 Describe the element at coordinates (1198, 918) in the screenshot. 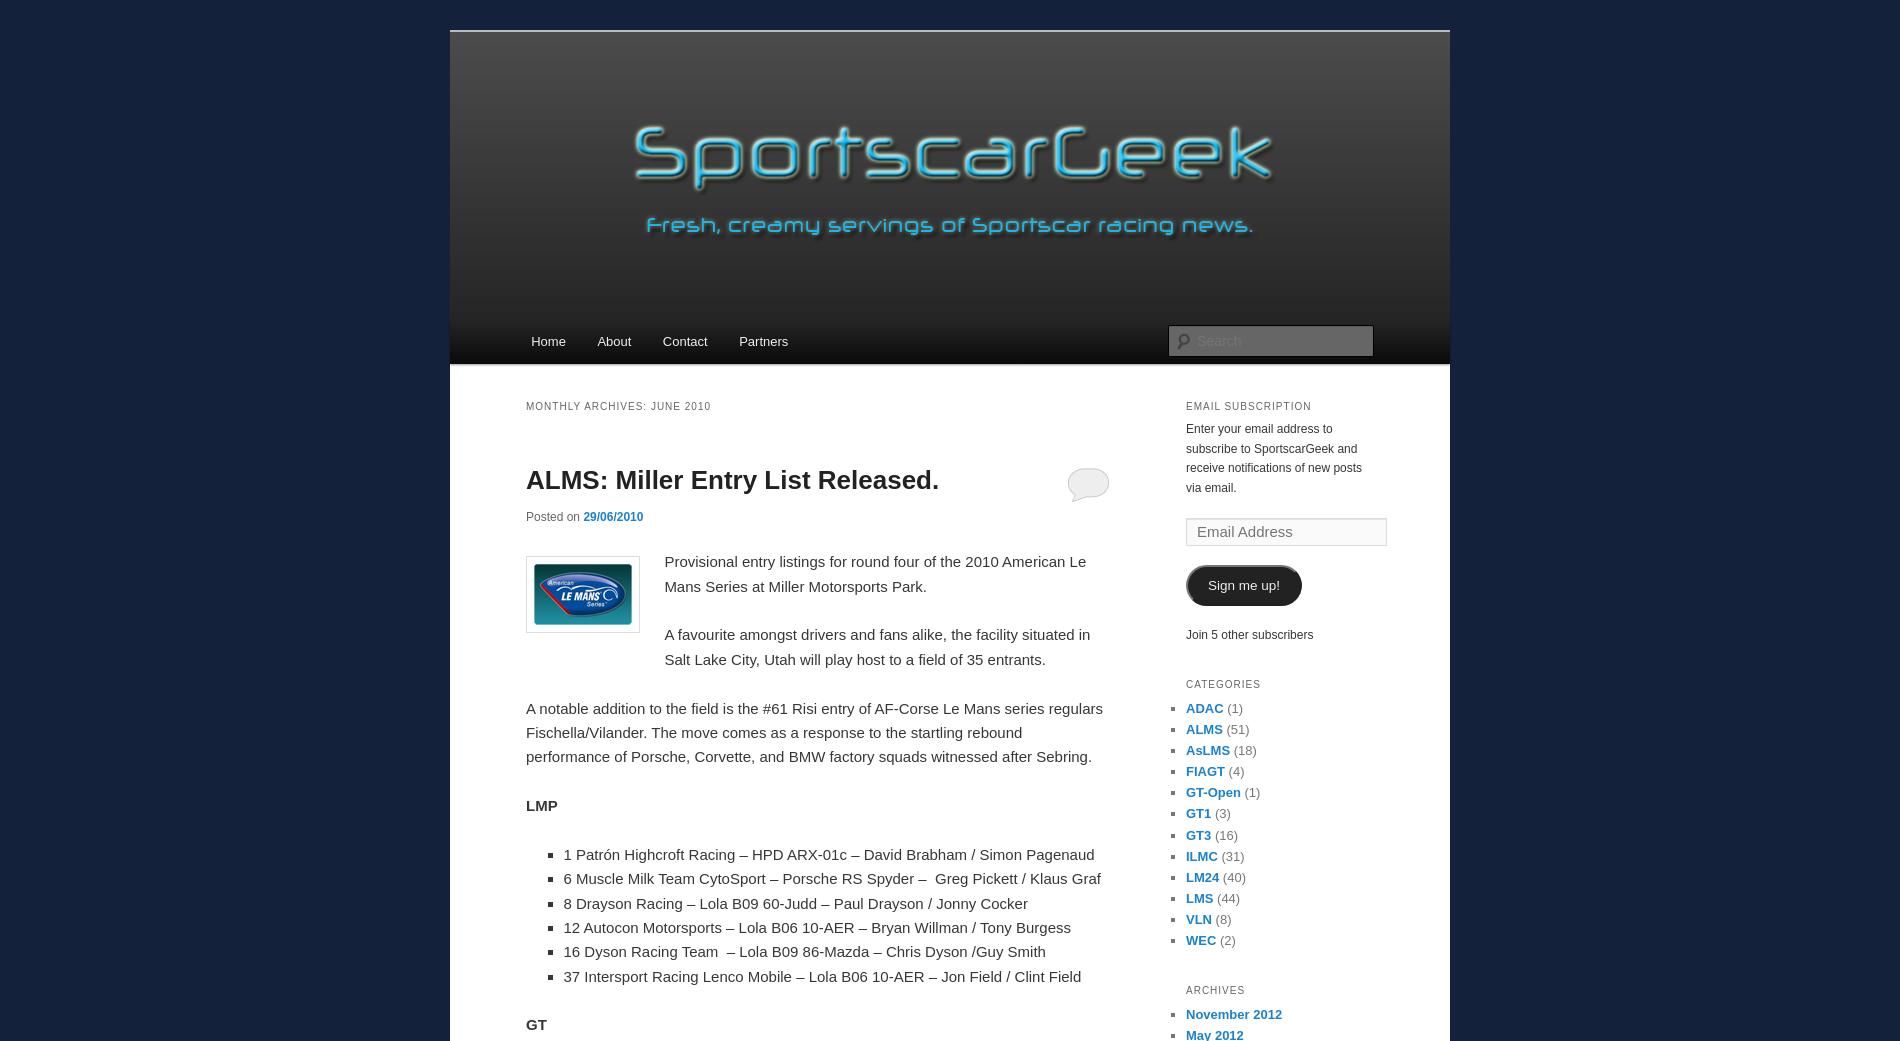

I see `'VLN'` at that location.